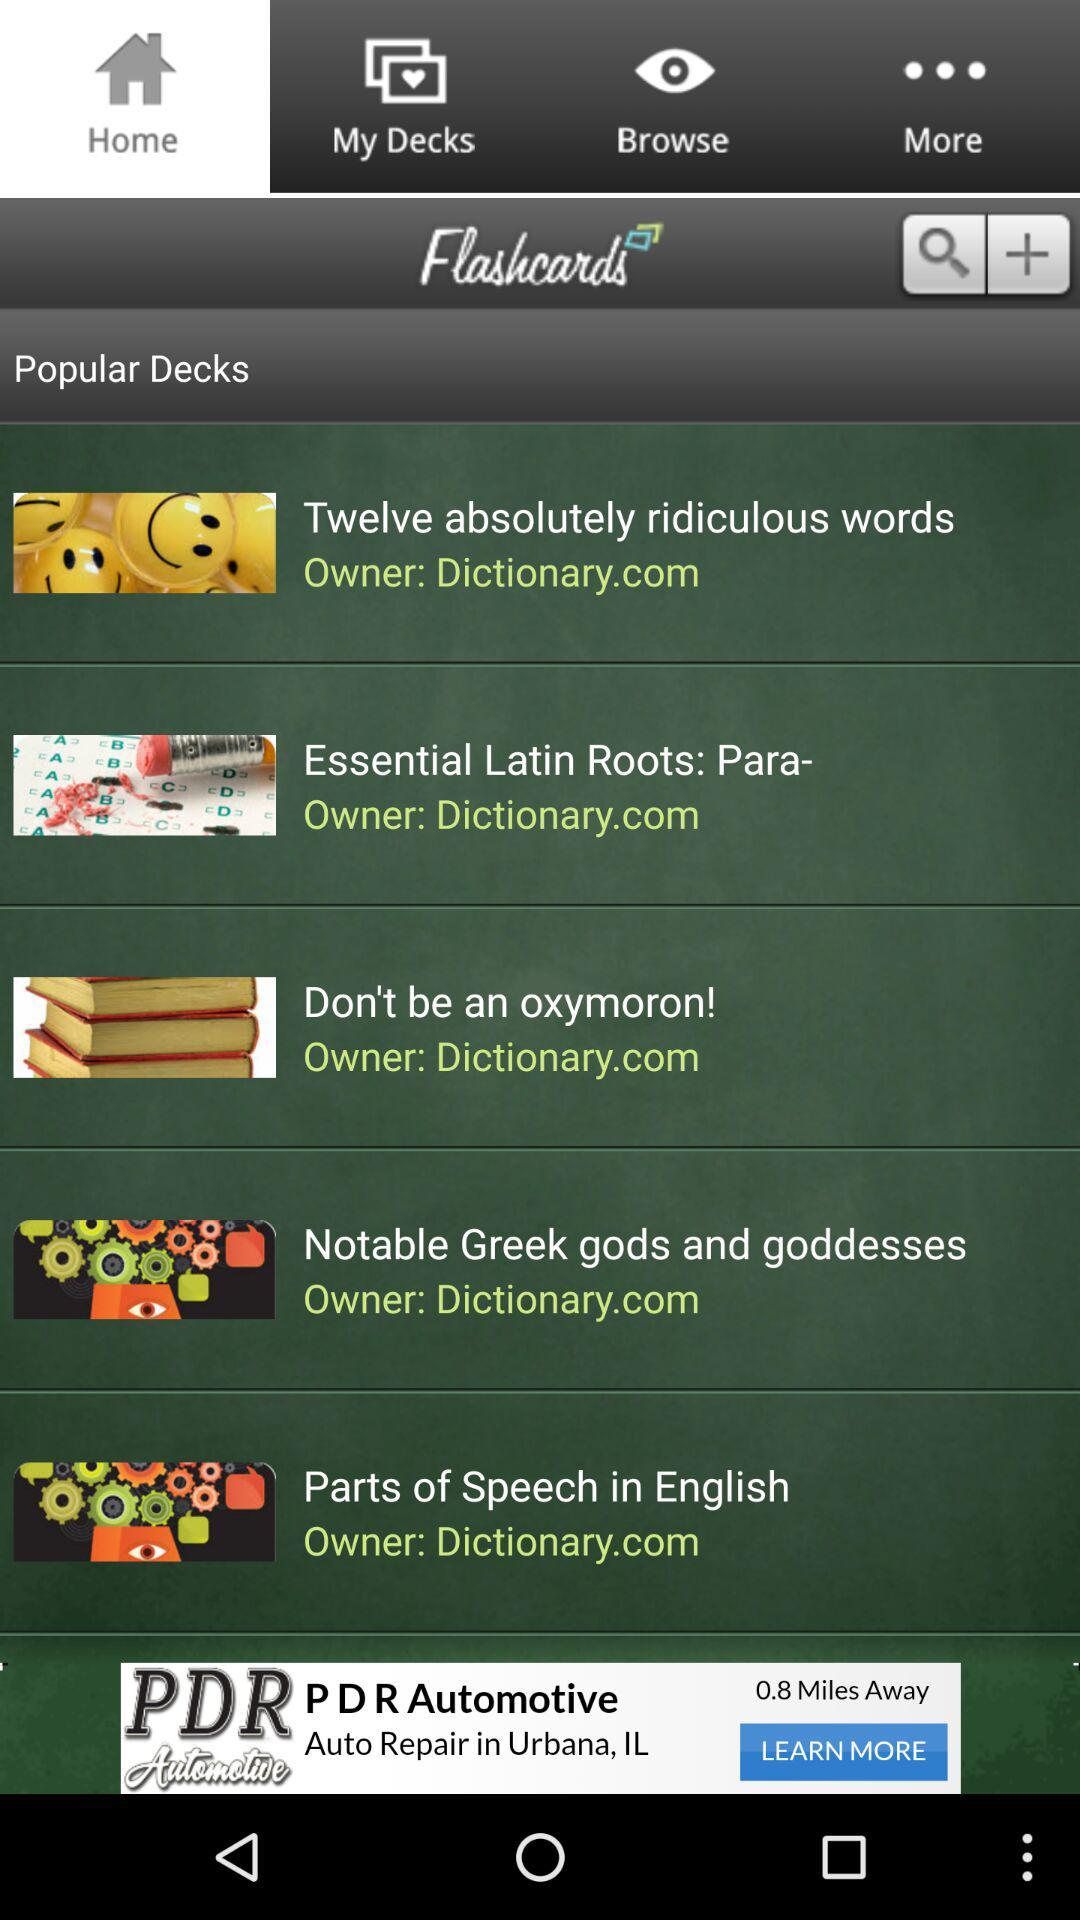  I want to click on the search icon, so click(941, 271).